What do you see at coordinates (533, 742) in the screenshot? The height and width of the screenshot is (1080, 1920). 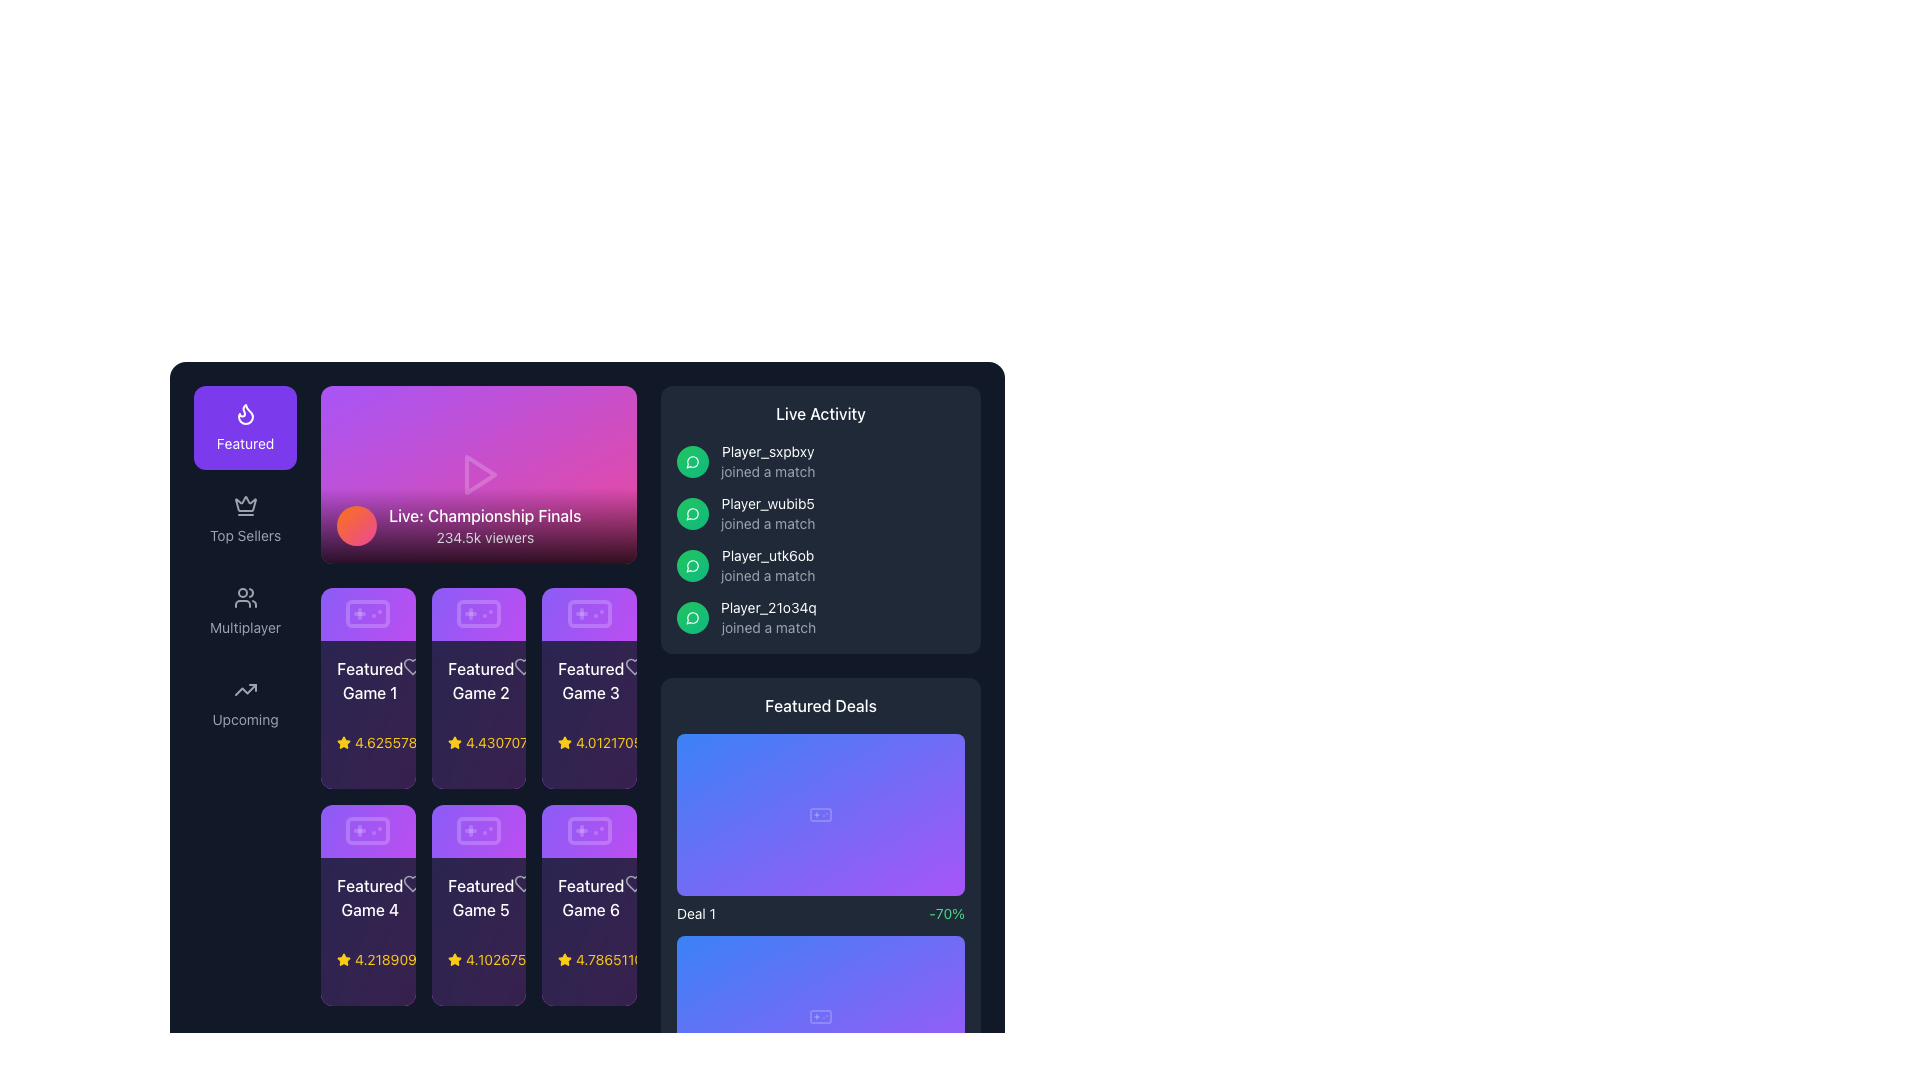 I see `the static text displaying the rating '4.430707725342142' which is styled in yellow and positioned next to a star icon in the featured games section` at bounding box center [533, 742].